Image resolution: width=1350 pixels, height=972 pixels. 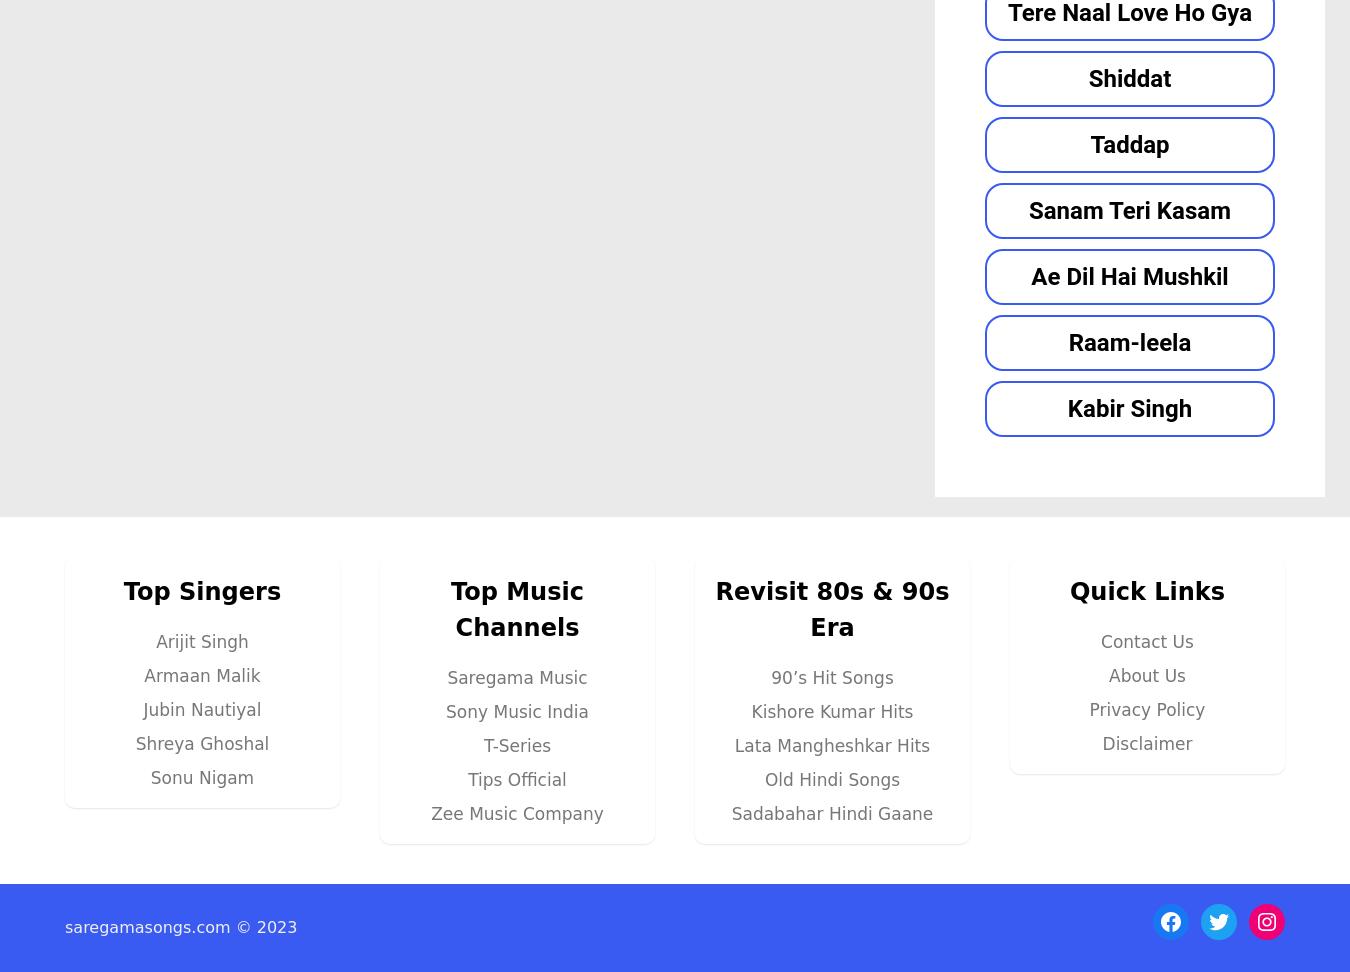 What do you see at coordinates (516, 778) in the screenshot?
I see `'Tips Official'` at bounding box center [516, 778].